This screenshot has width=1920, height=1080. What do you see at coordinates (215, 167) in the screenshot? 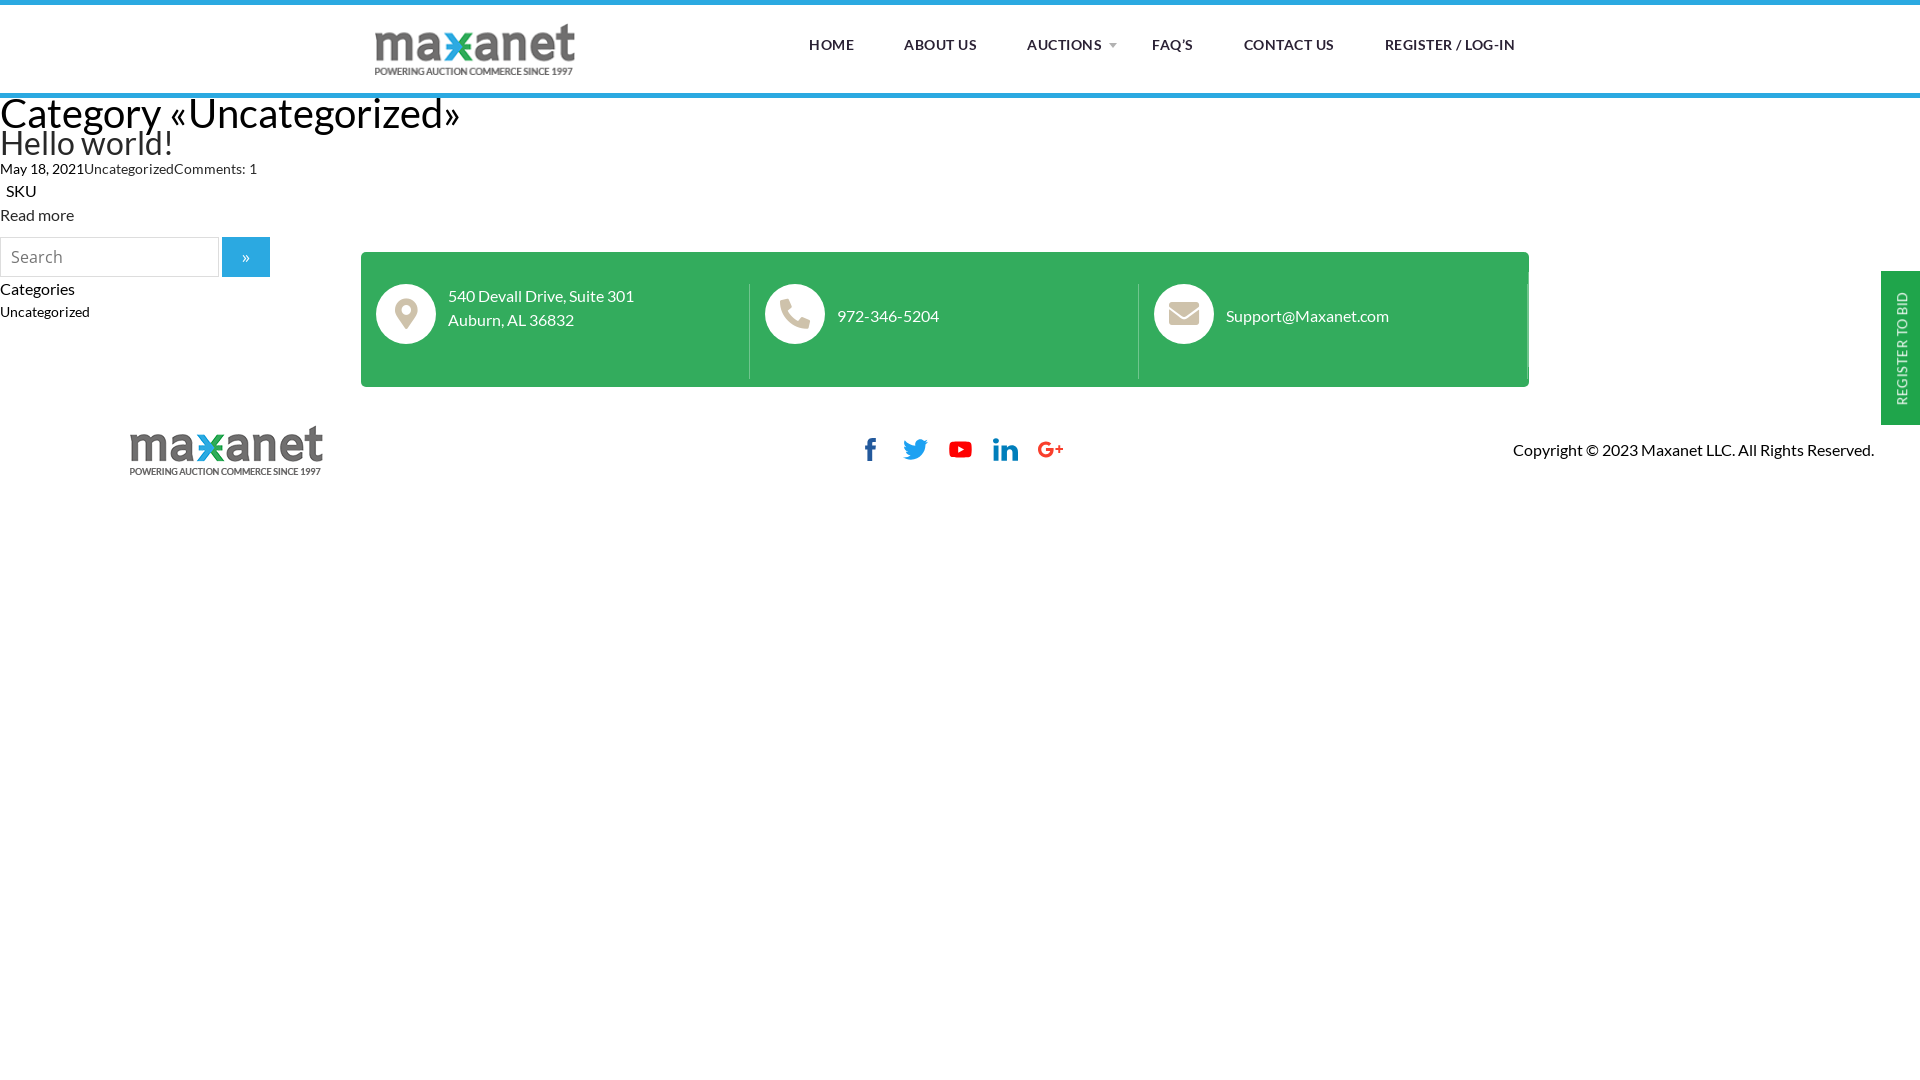
I see `'Comments: 1'` at bounding box center [215, 167].